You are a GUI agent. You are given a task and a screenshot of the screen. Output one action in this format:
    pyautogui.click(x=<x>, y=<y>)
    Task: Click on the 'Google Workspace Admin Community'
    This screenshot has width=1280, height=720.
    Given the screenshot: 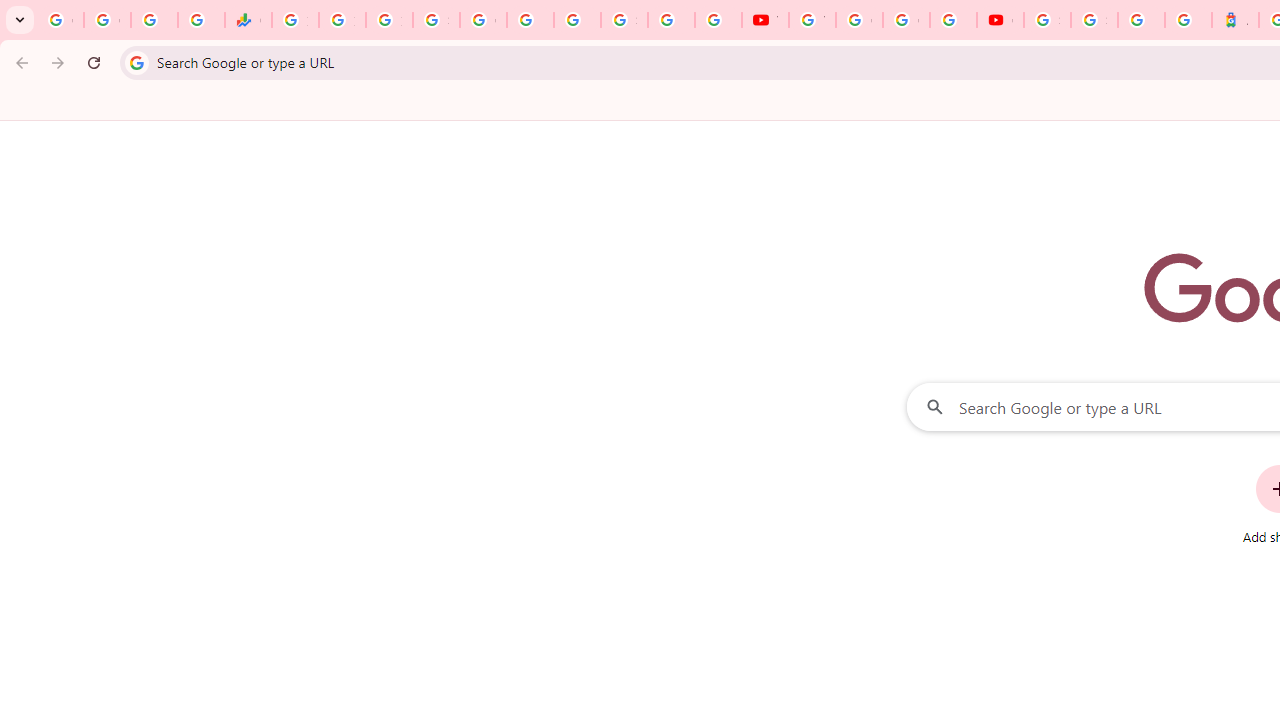 What is the action you would take?
    pyautogui.click(x=60, y=20)
    